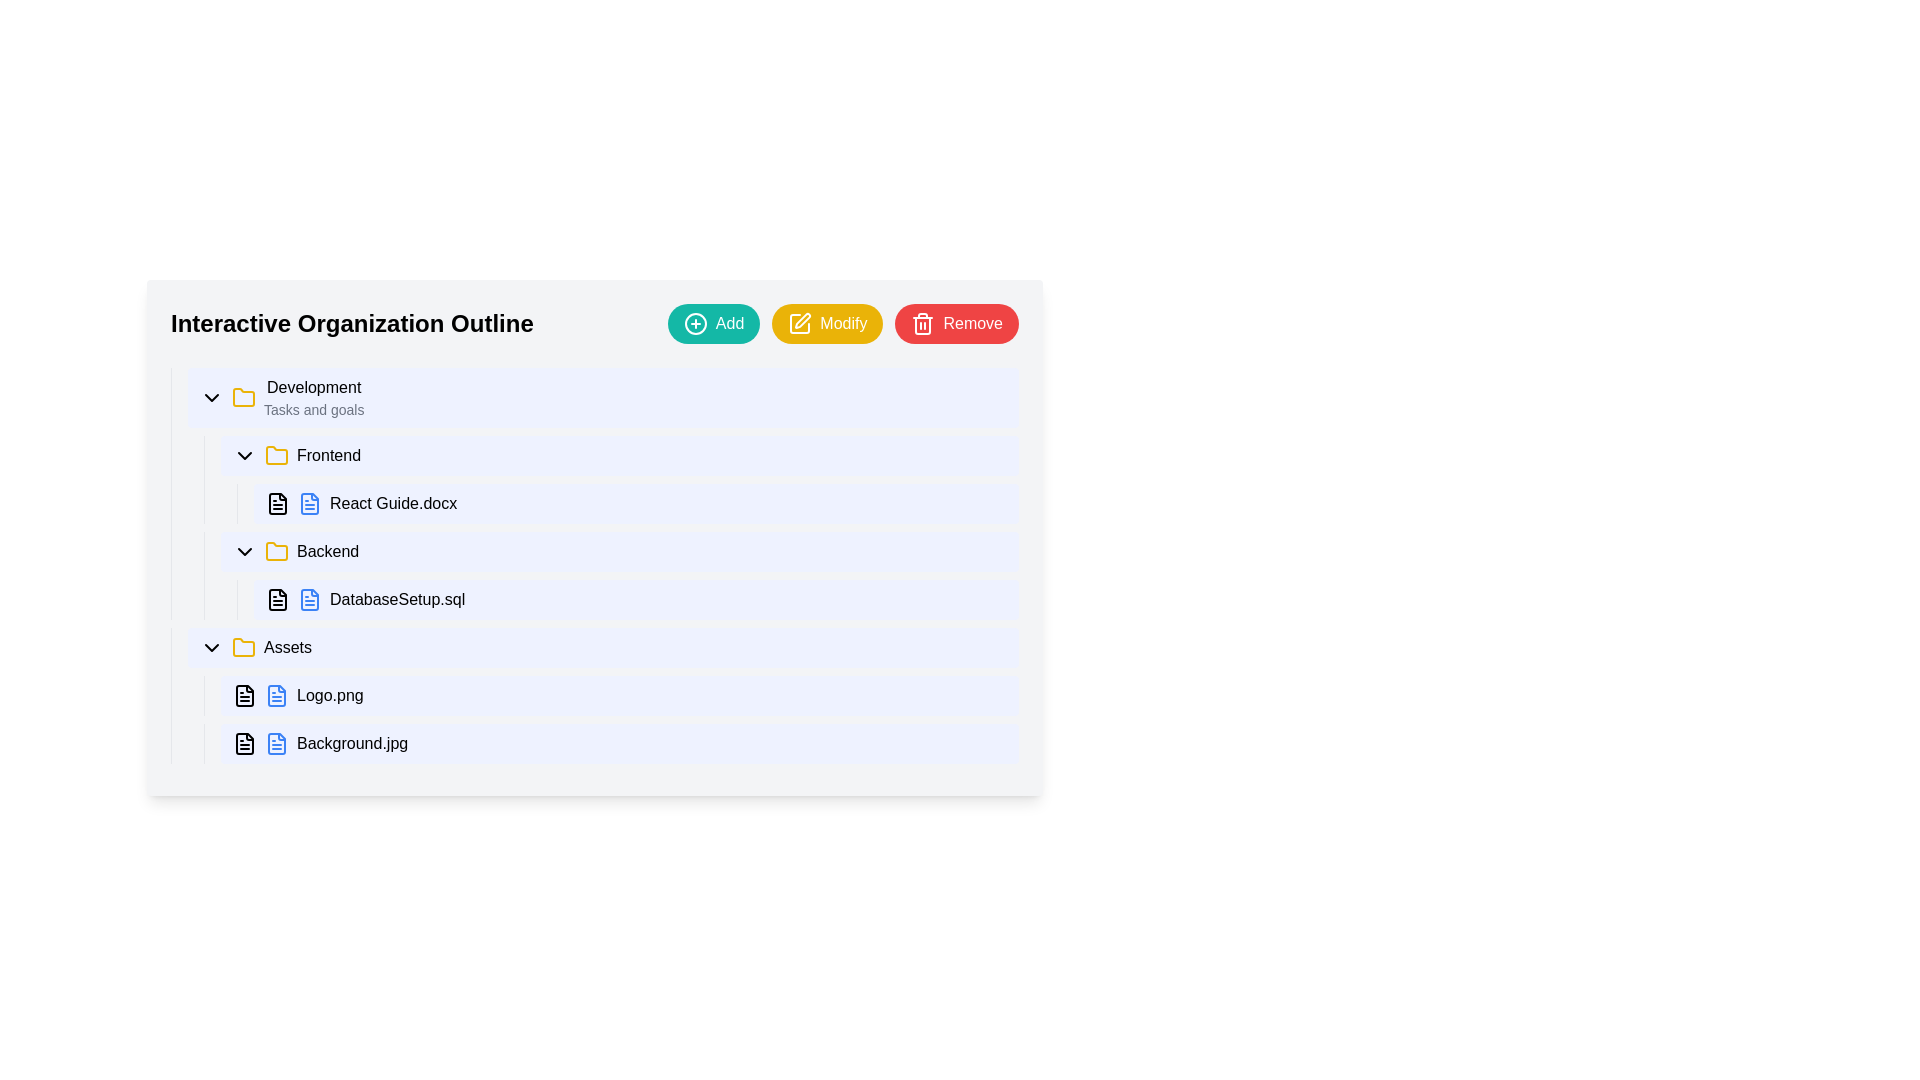  Describe the element at coordinates (327, 551) in the screenshot. I see `the 'Backend' text label` at that location.